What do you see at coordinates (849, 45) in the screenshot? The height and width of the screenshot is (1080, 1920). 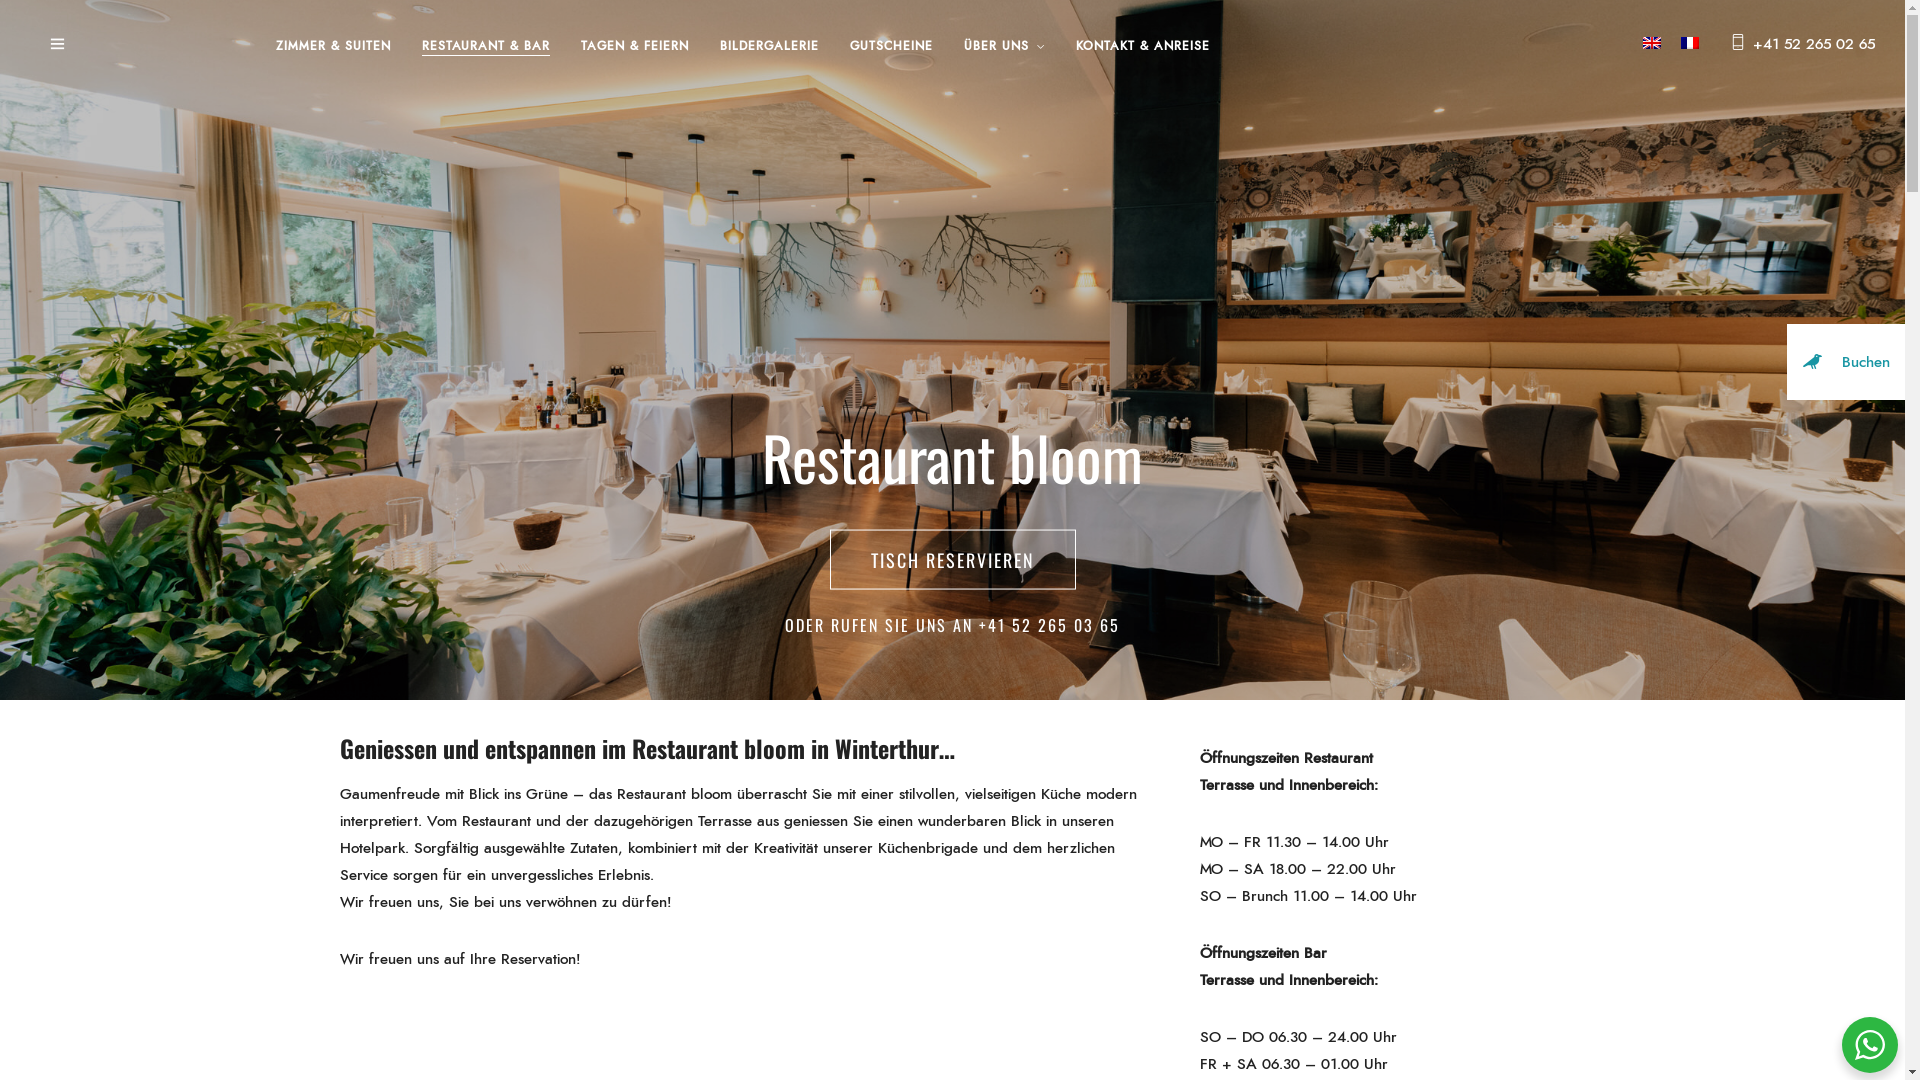 I see `'GUTSCHEINE'` at bounding box center [849, 45].